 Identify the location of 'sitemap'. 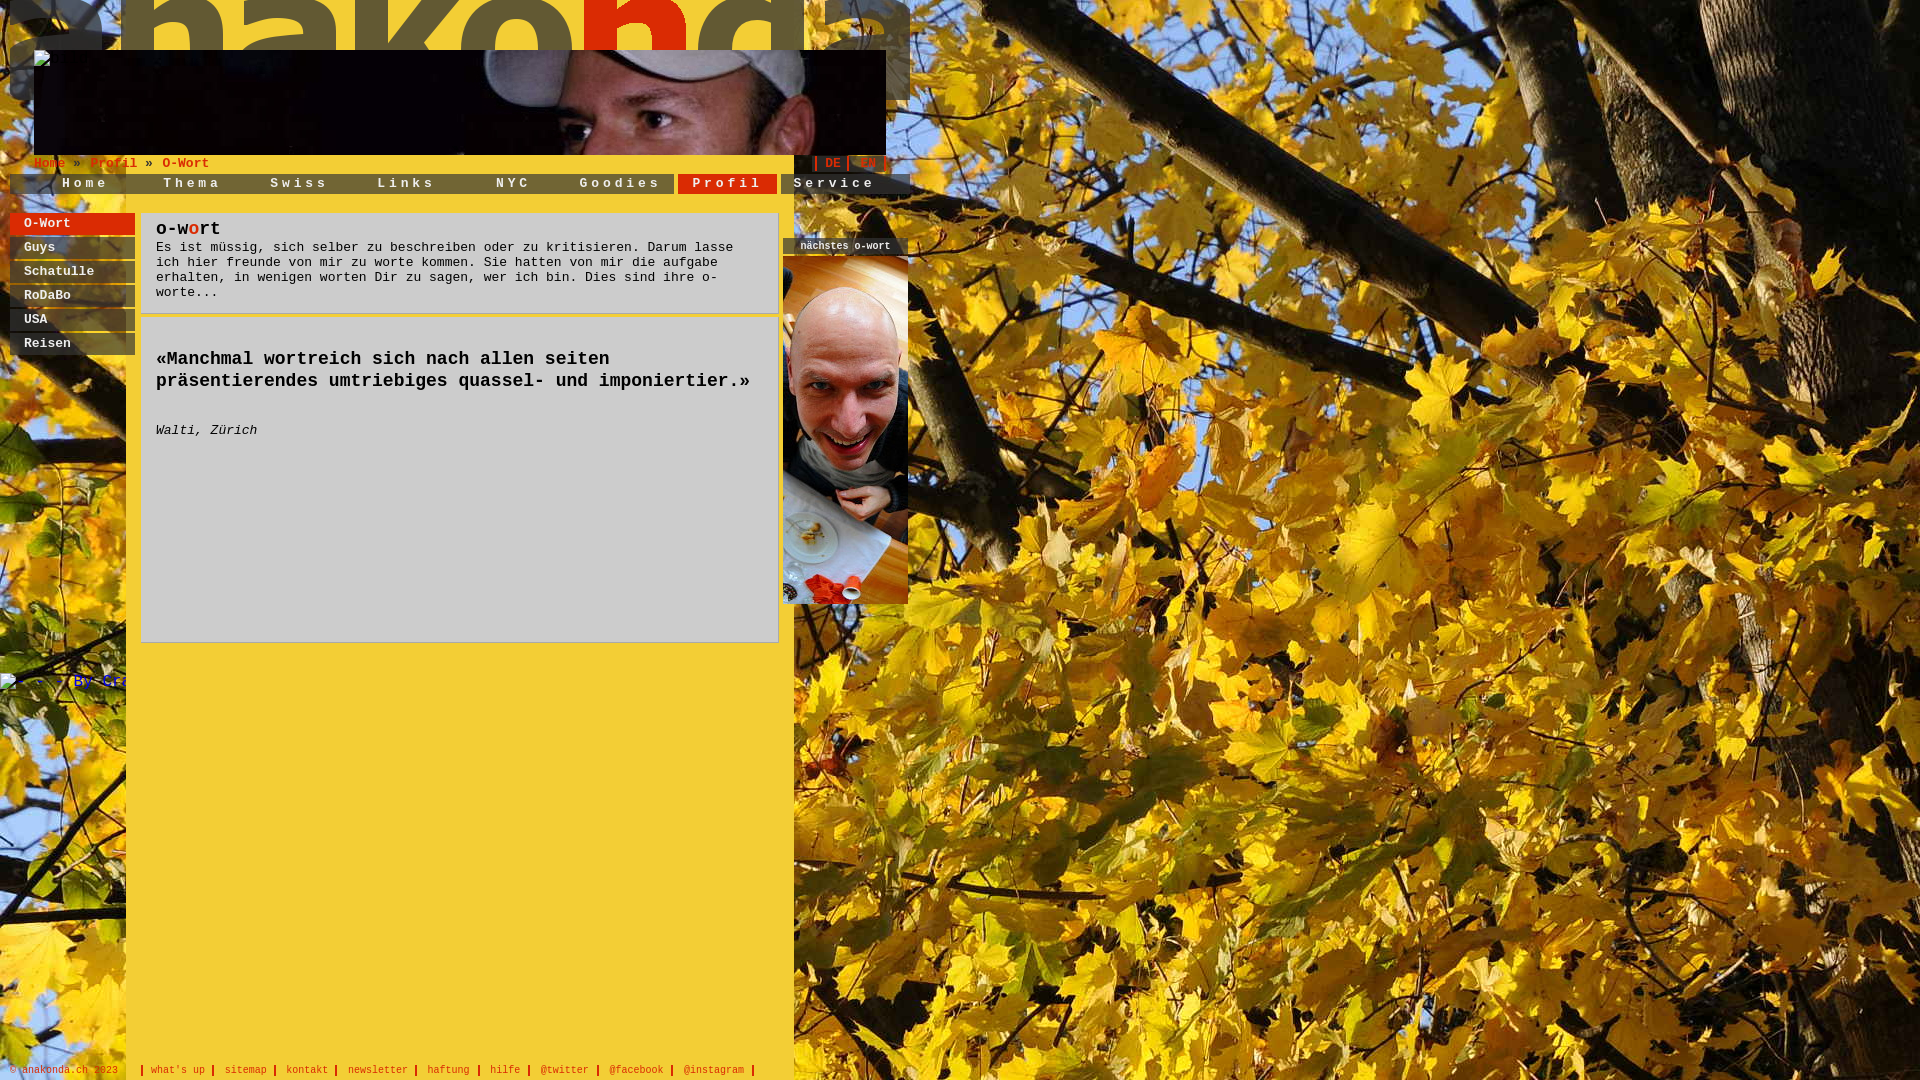
(248, 1069).